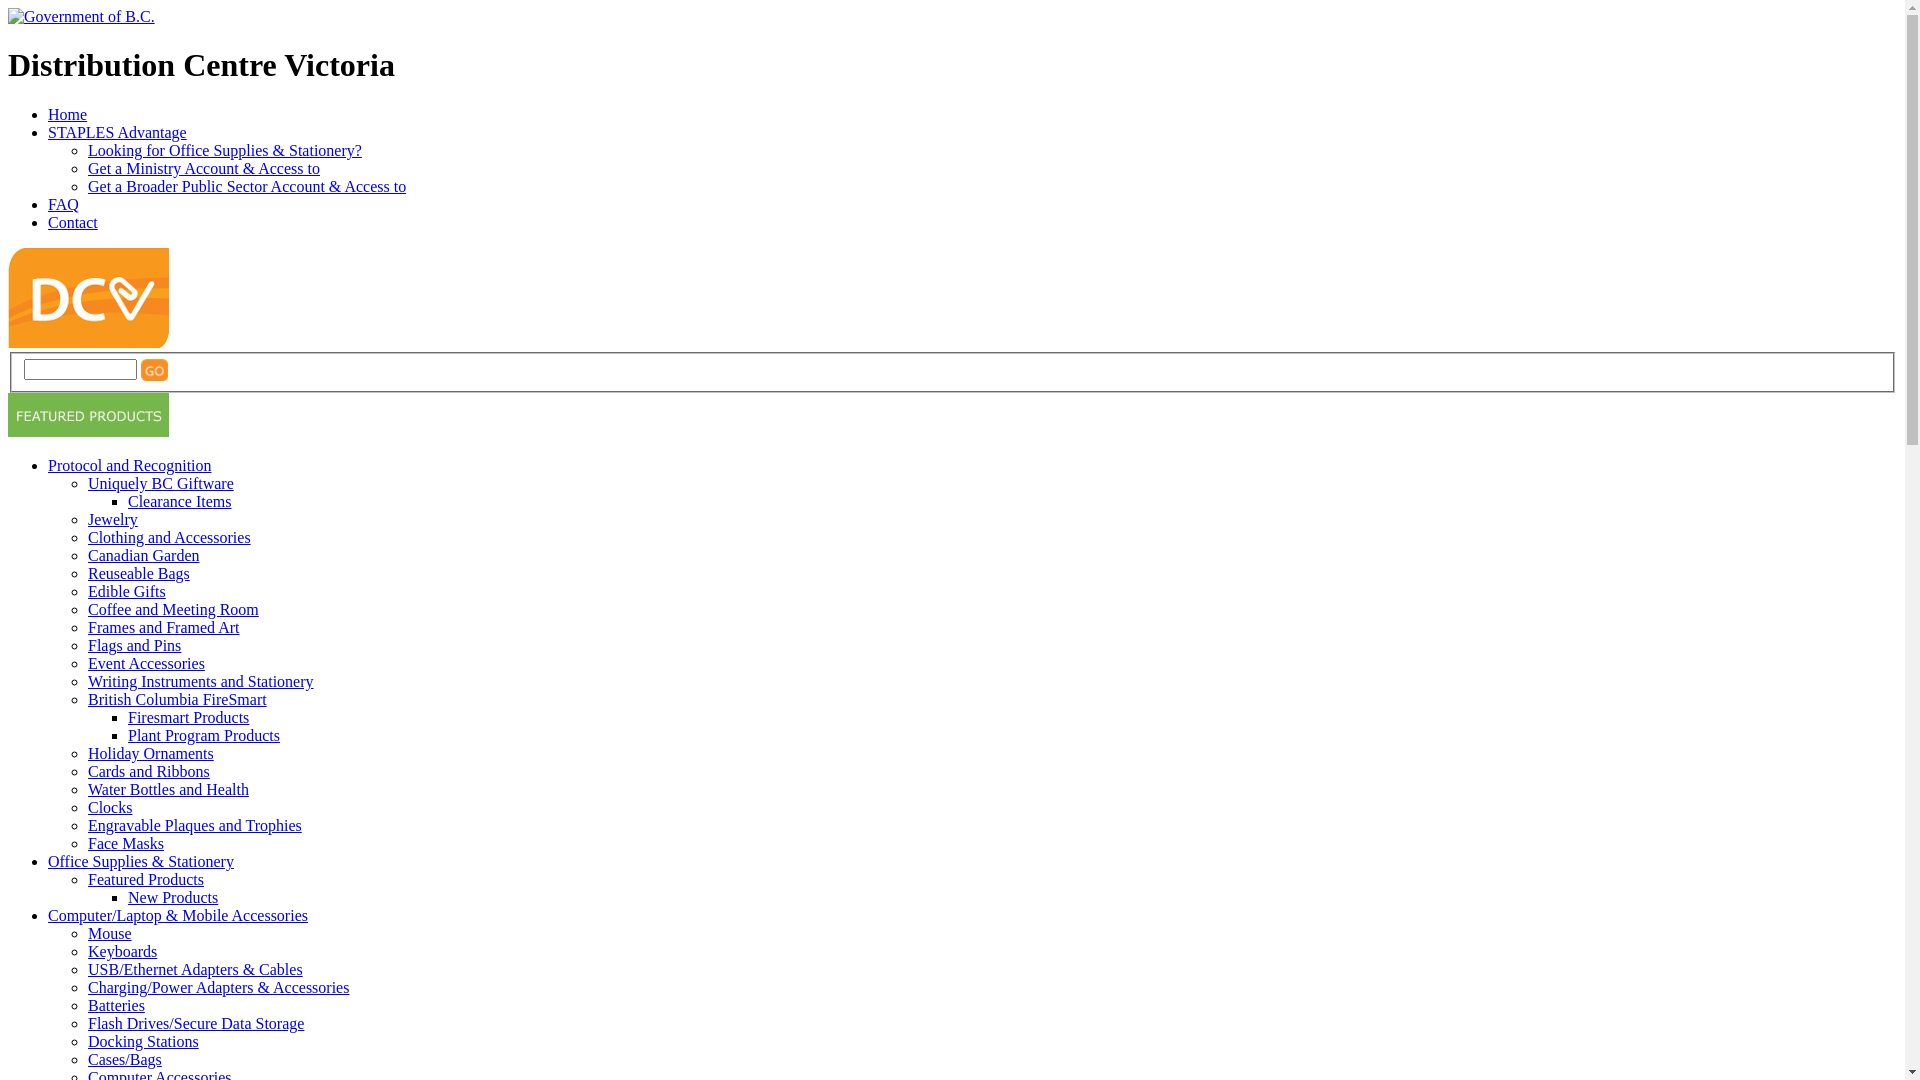  Describe the element at coordinates (86, 1005) in the screenshot. I see `'Batteries'` at that location.